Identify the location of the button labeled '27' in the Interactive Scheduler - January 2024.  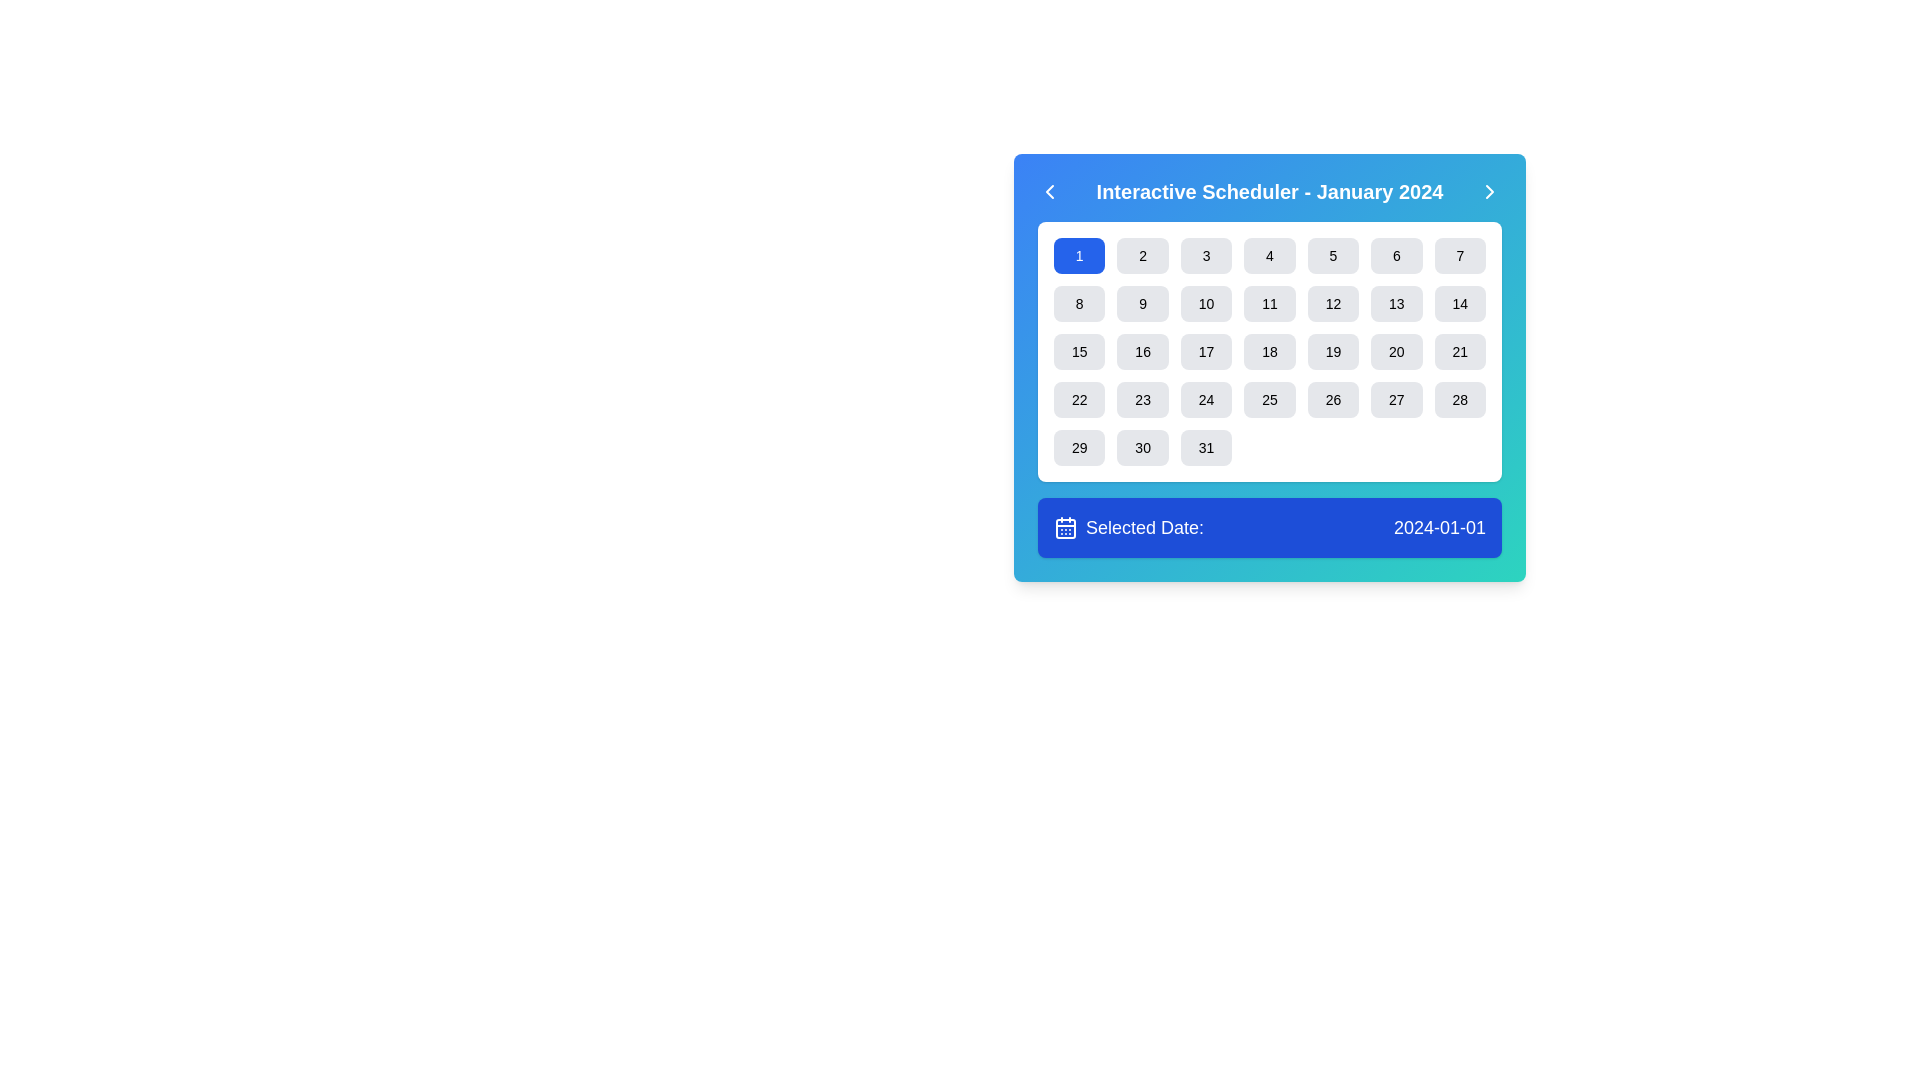
(1395, 400).